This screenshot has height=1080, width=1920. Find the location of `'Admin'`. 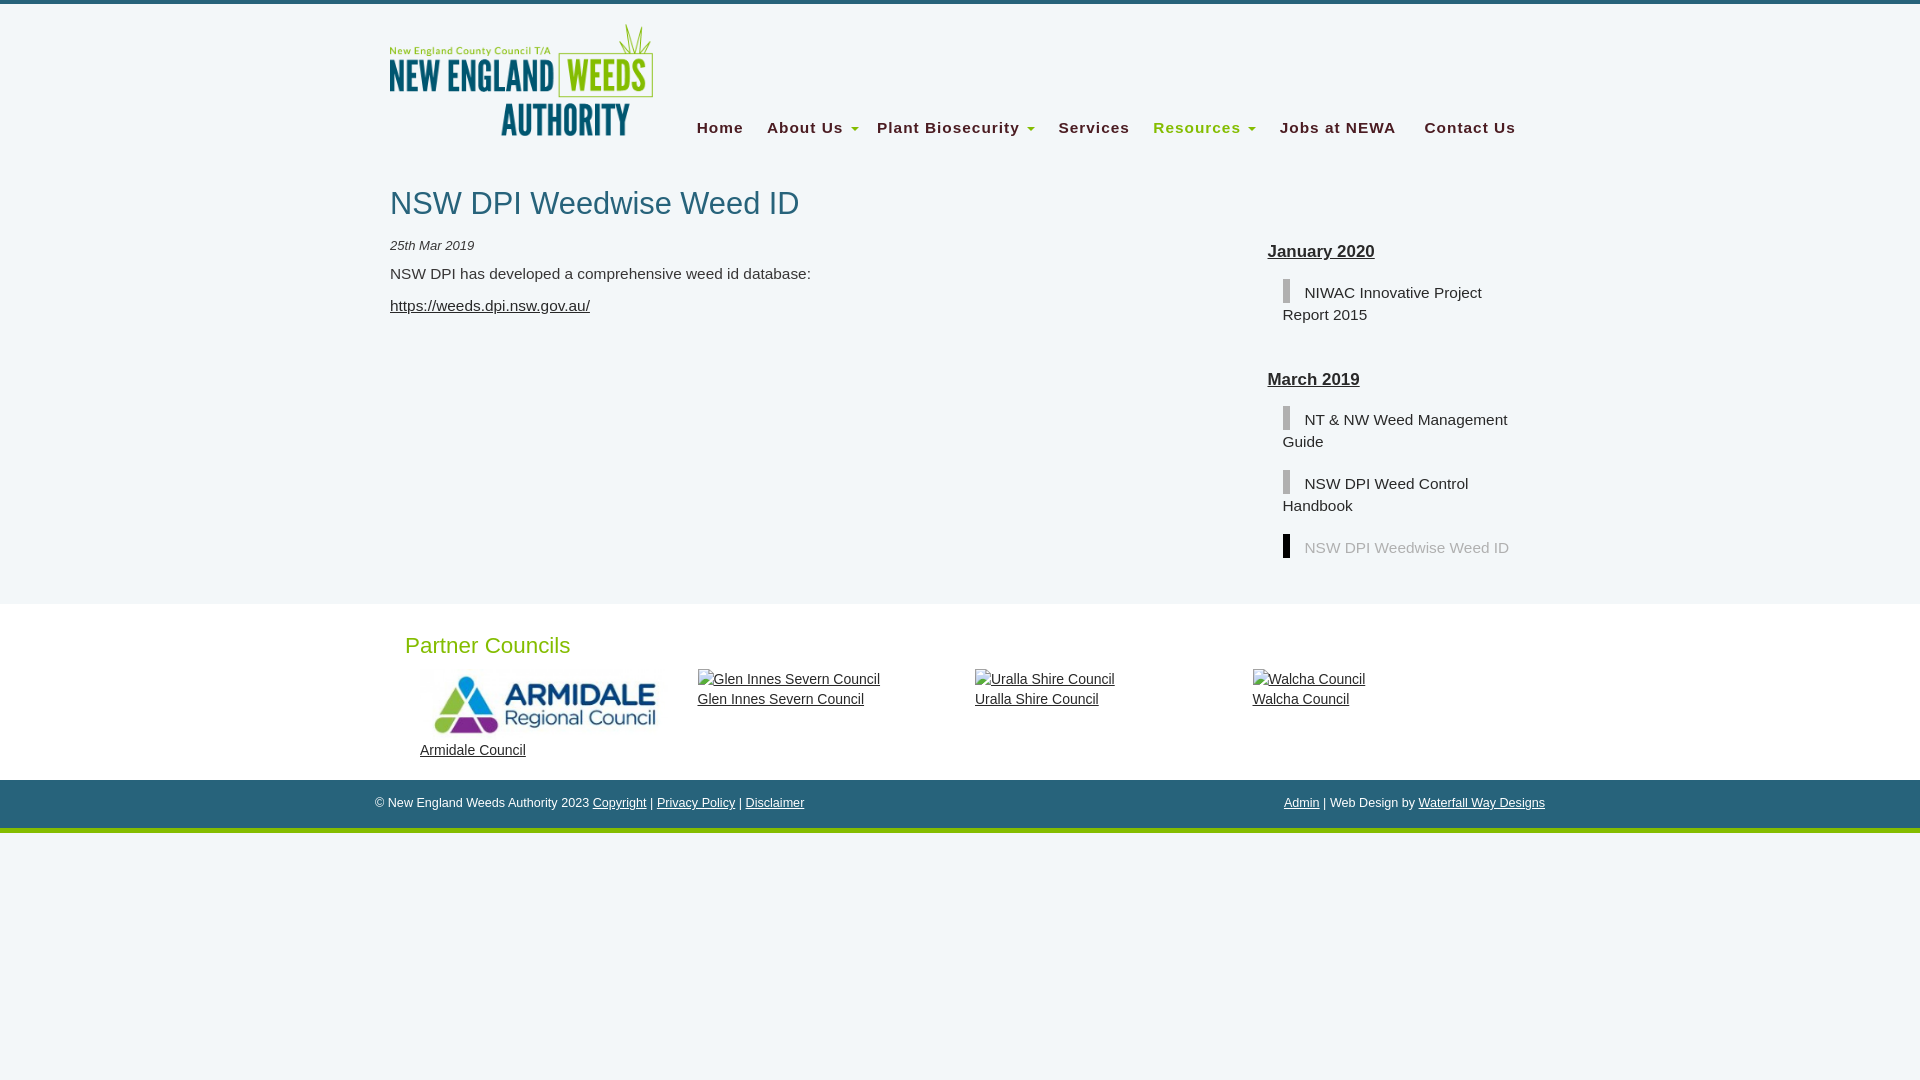

'Admin' is located at coordinates (1301, 801).